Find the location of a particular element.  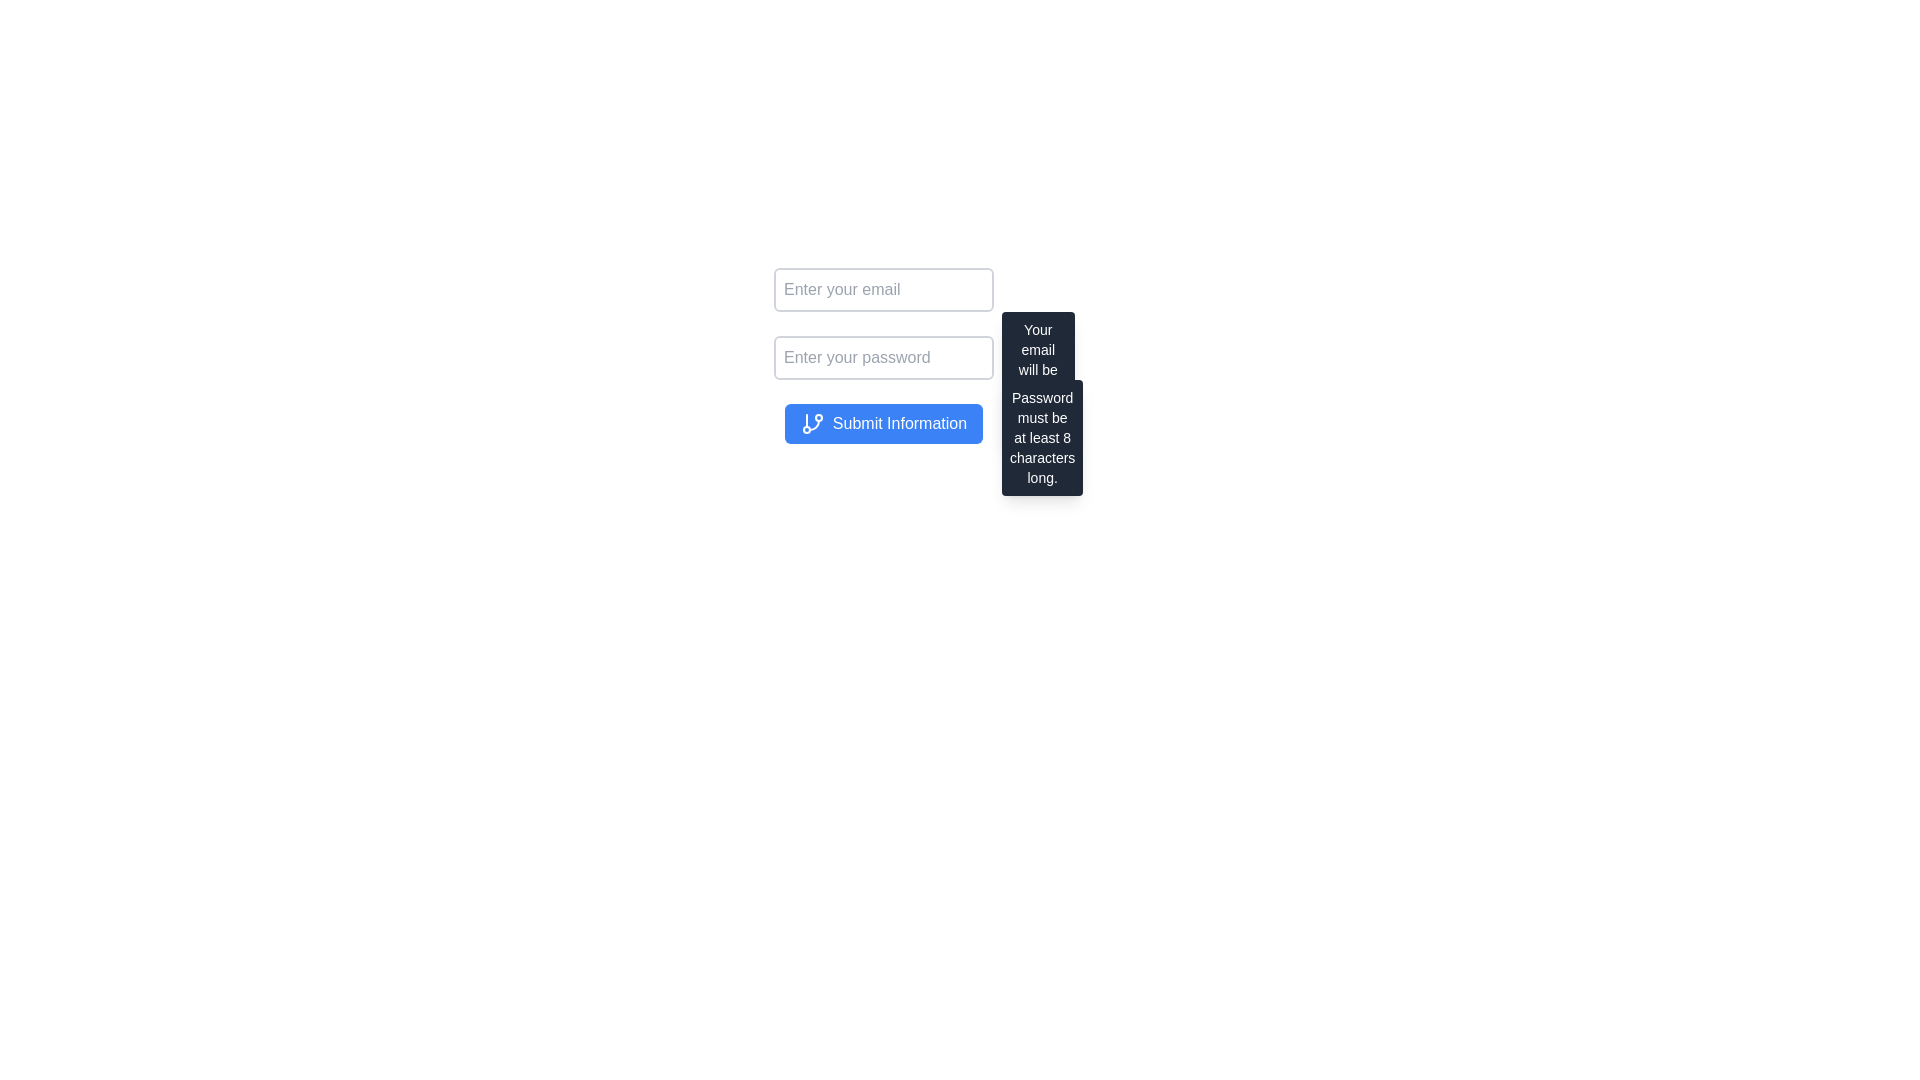

tooltip displaying the message 'Password must be at least 8 characters long.' which is a dark gray box with white text, located slightly overlapping the right side of the password input field is located at coordinates (1041, 437).